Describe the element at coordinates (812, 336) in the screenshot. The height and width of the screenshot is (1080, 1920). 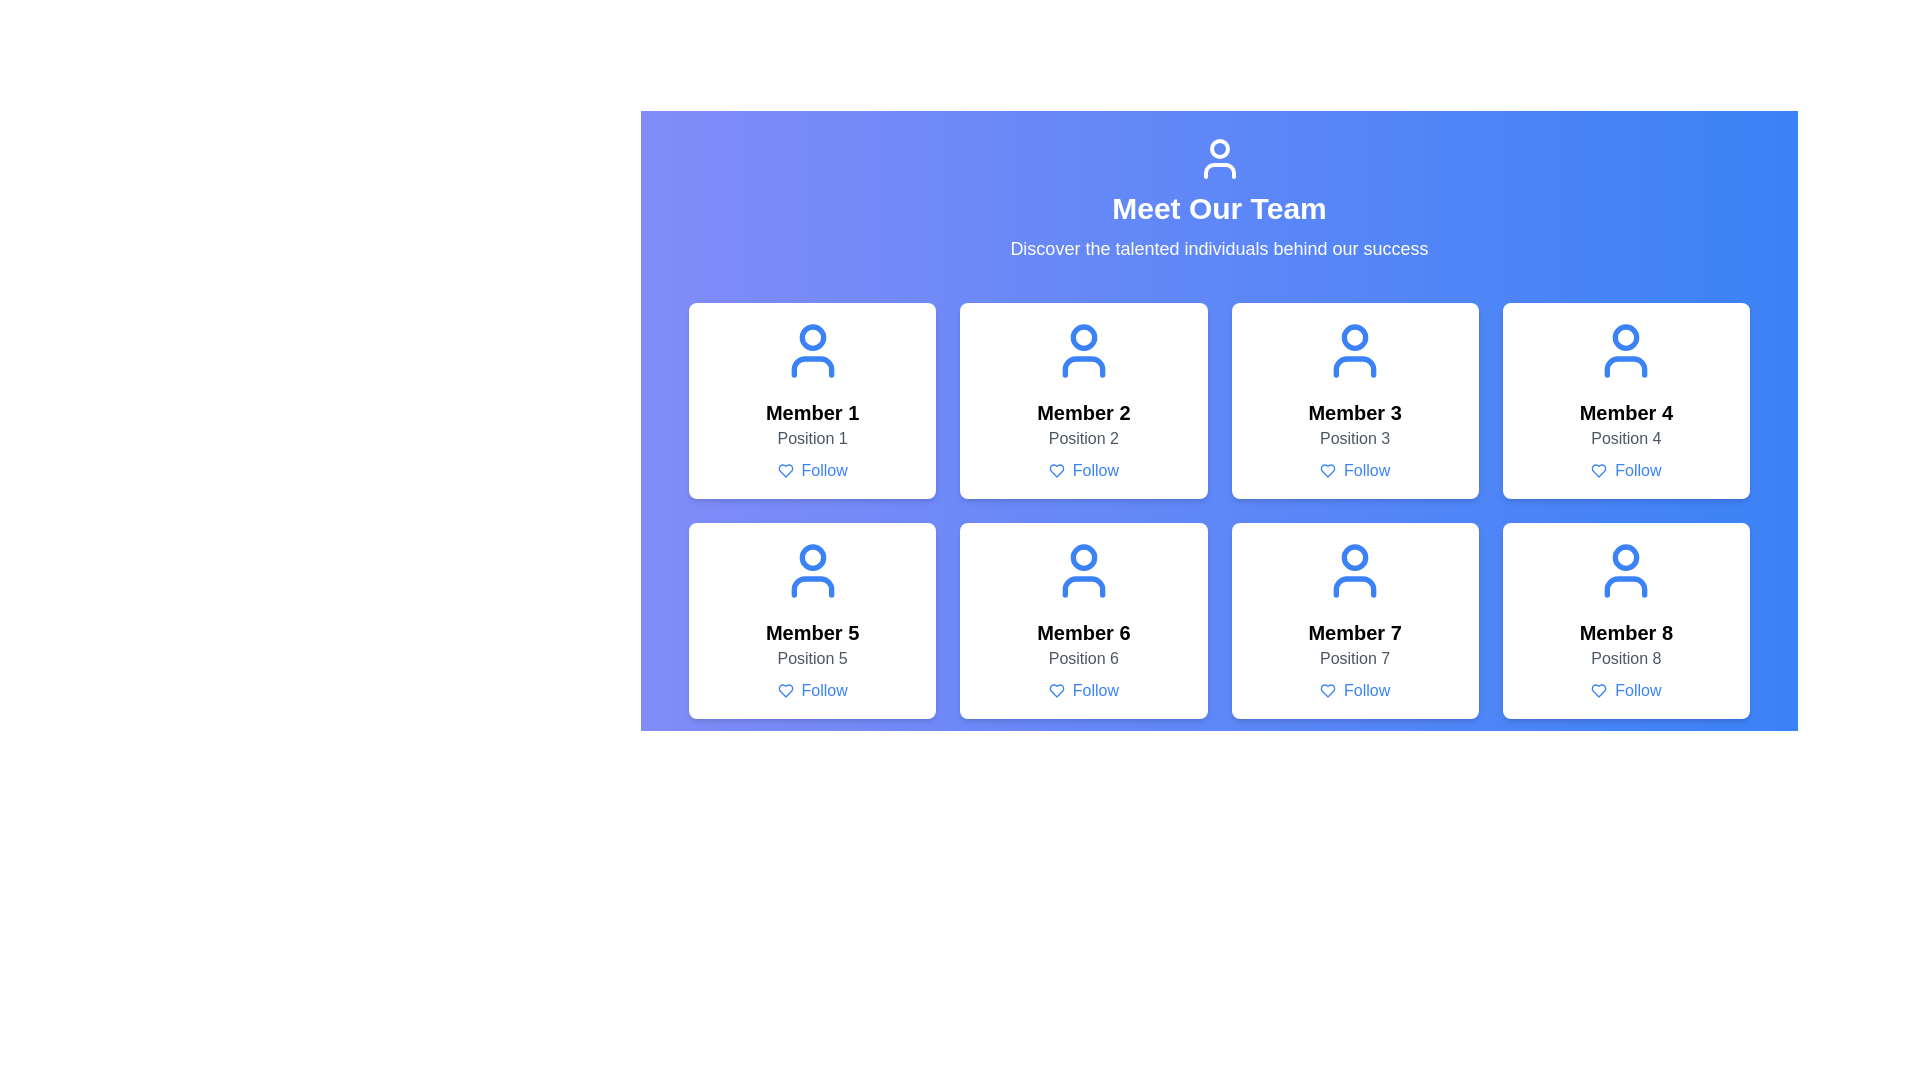
I see `the circular icon filled with white color, located in the head region of the avatar illustration for 'Member 1' in the user grid` at that location.